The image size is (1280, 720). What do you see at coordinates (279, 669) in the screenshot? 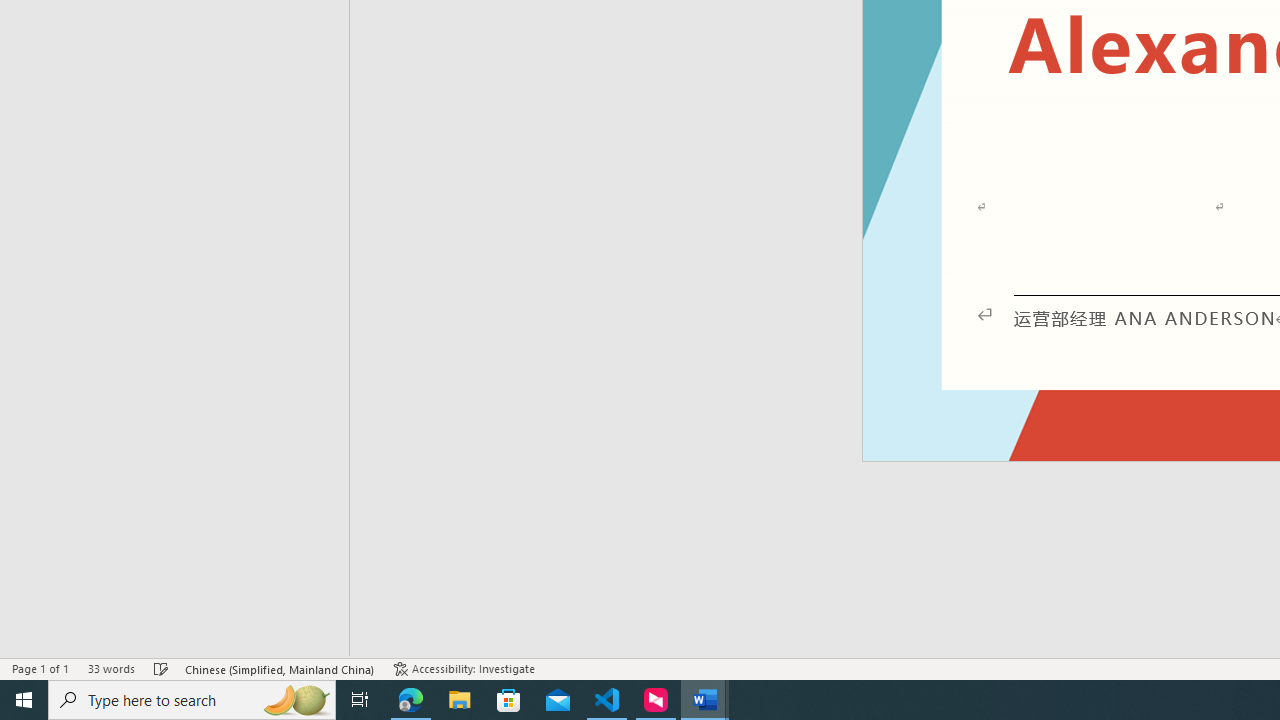
I see `'Language Chinese (Simplified, Mainland China)'` at bounding box center [279, 669].